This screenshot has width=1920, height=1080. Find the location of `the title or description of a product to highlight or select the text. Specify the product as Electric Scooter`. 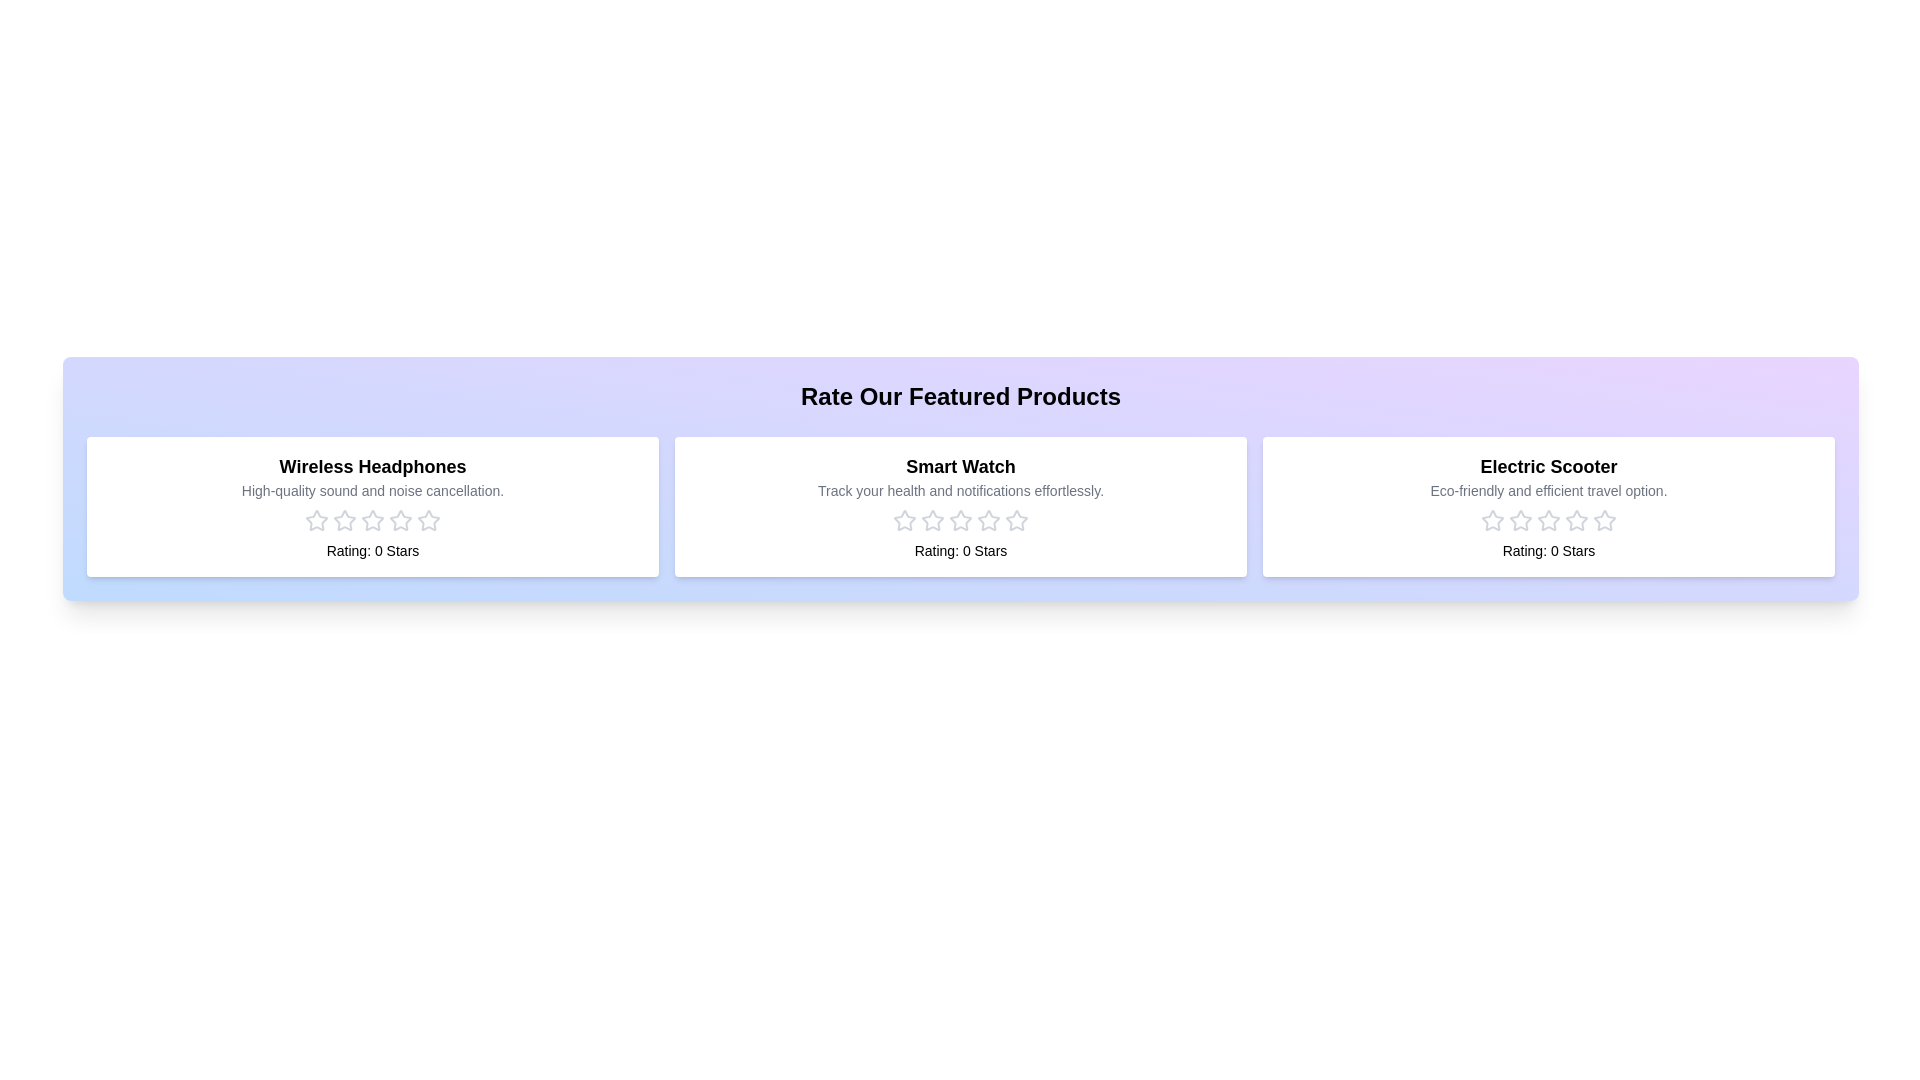

the title or description of a product to highlight or select the text. Specify the product as Electric Scooter is located at coordinates (1548, 466).